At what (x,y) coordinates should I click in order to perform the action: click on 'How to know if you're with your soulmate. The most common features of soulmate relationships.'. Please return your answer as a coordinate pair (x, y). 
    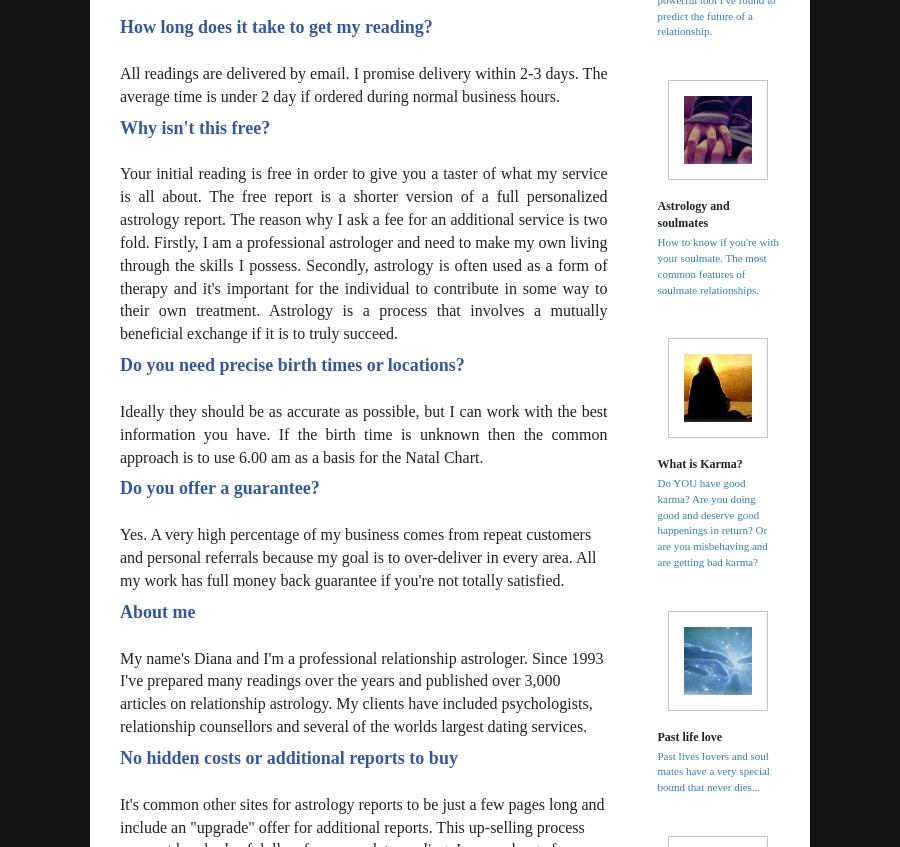
    Looking at the image, I should click on (716, 264).